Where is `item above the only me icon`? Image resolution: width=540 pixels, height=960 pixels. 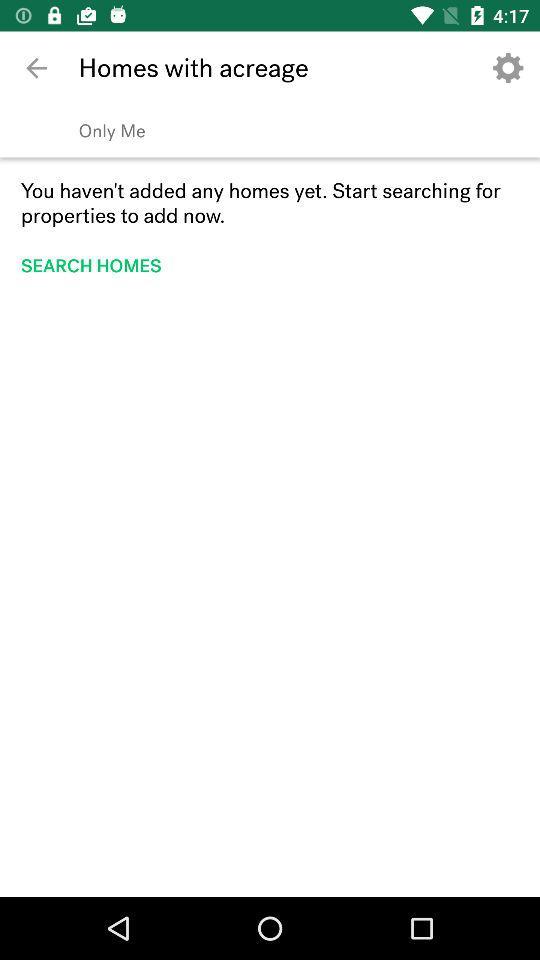
item above the only me icon is located at coordinates (36, 68).